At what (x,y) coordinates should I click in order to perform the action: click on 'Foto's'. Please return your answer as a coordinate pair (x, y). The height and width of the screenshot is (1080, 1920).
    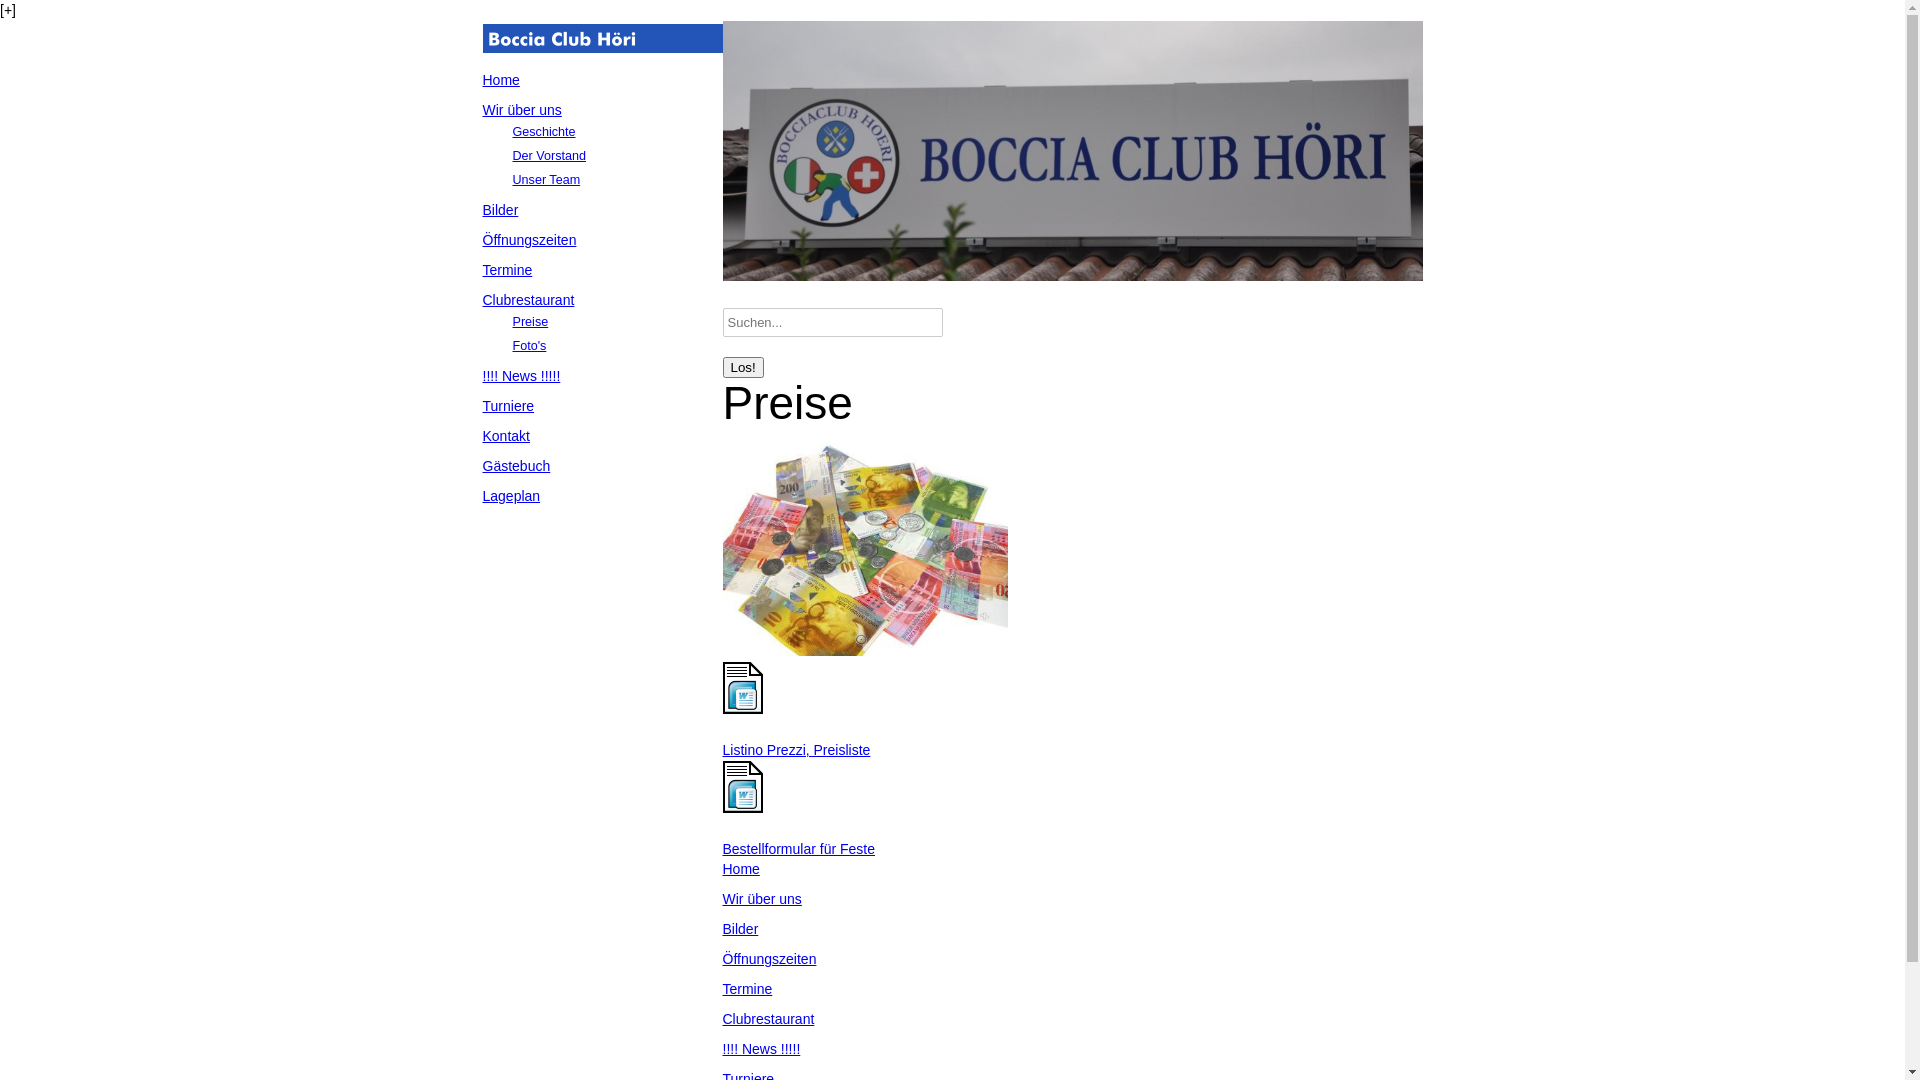
    Looking at the image, I should click on (528, 345).